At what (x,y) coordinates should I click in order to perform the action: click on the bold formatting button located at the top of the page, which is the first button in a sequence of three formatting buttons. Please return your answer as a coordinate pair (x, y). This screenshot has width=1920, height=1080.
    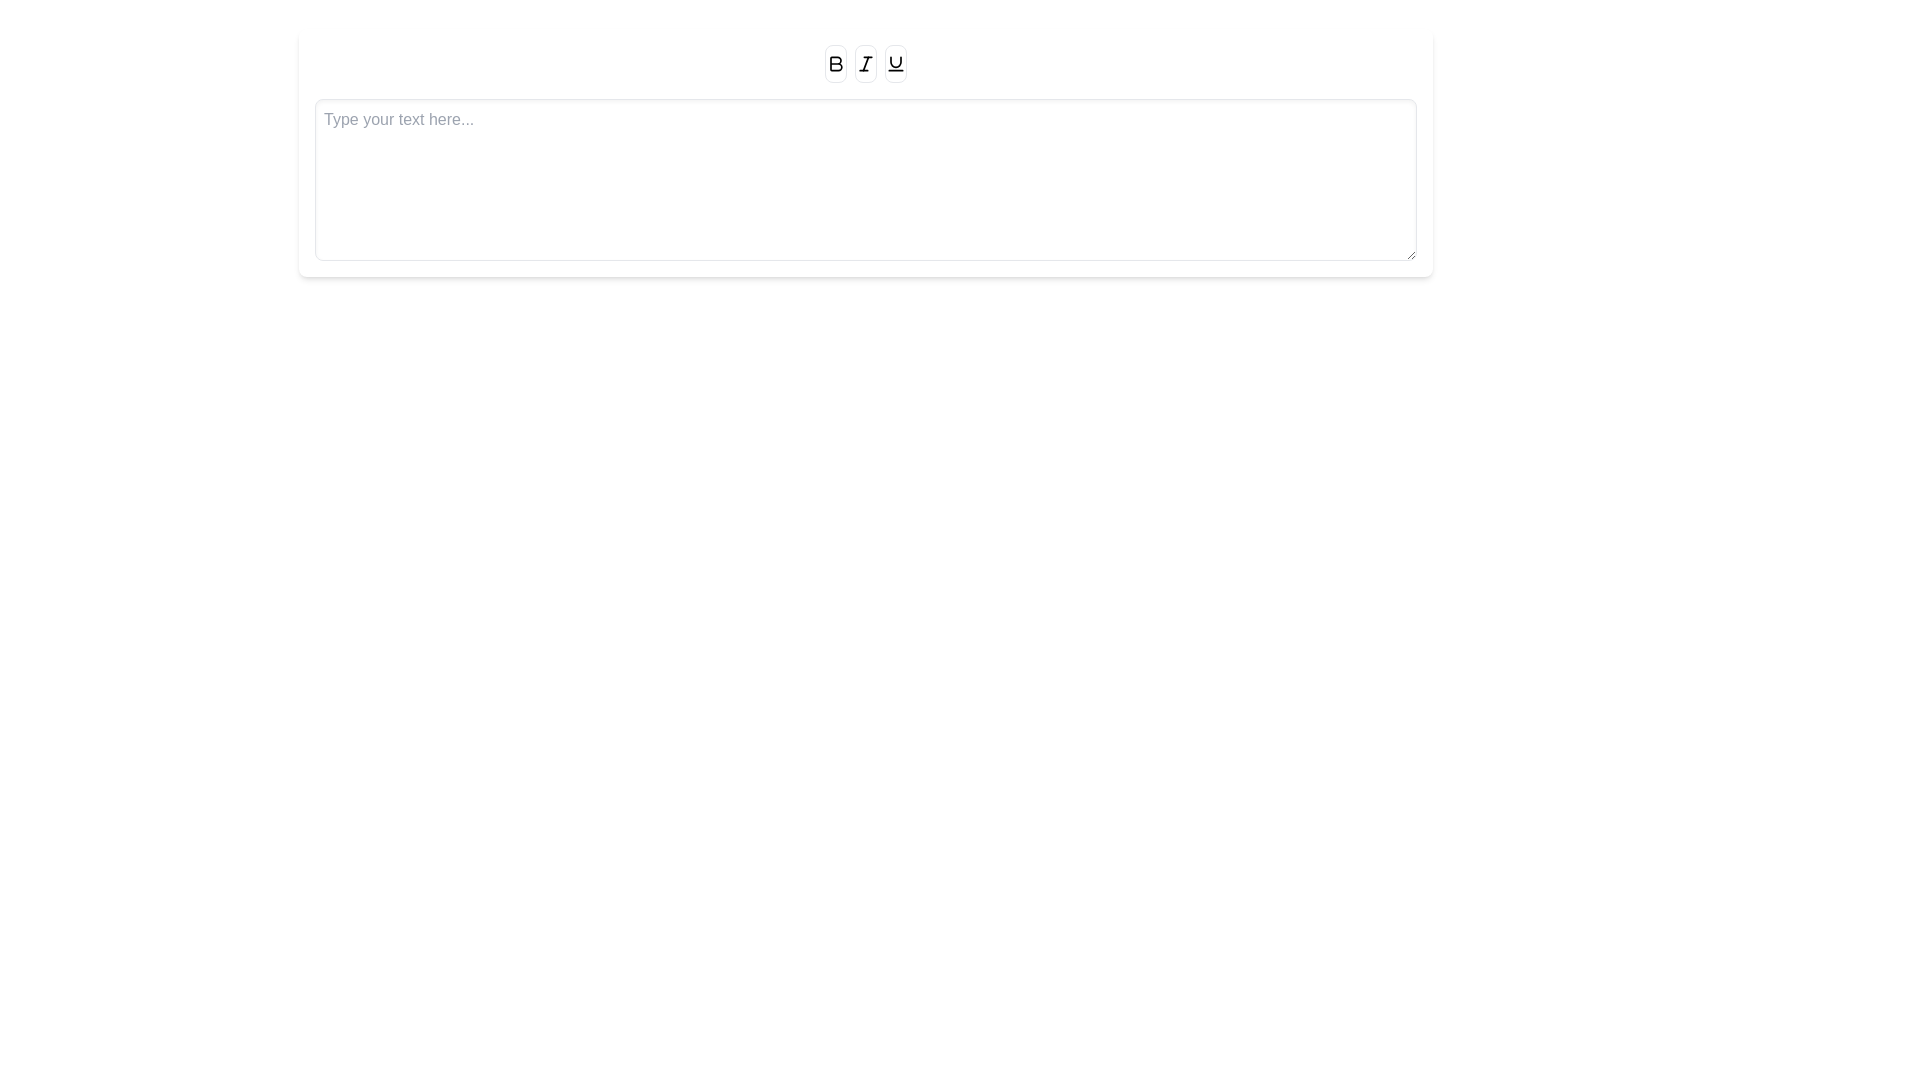
    Looking at the image, I should click on (835, 63).